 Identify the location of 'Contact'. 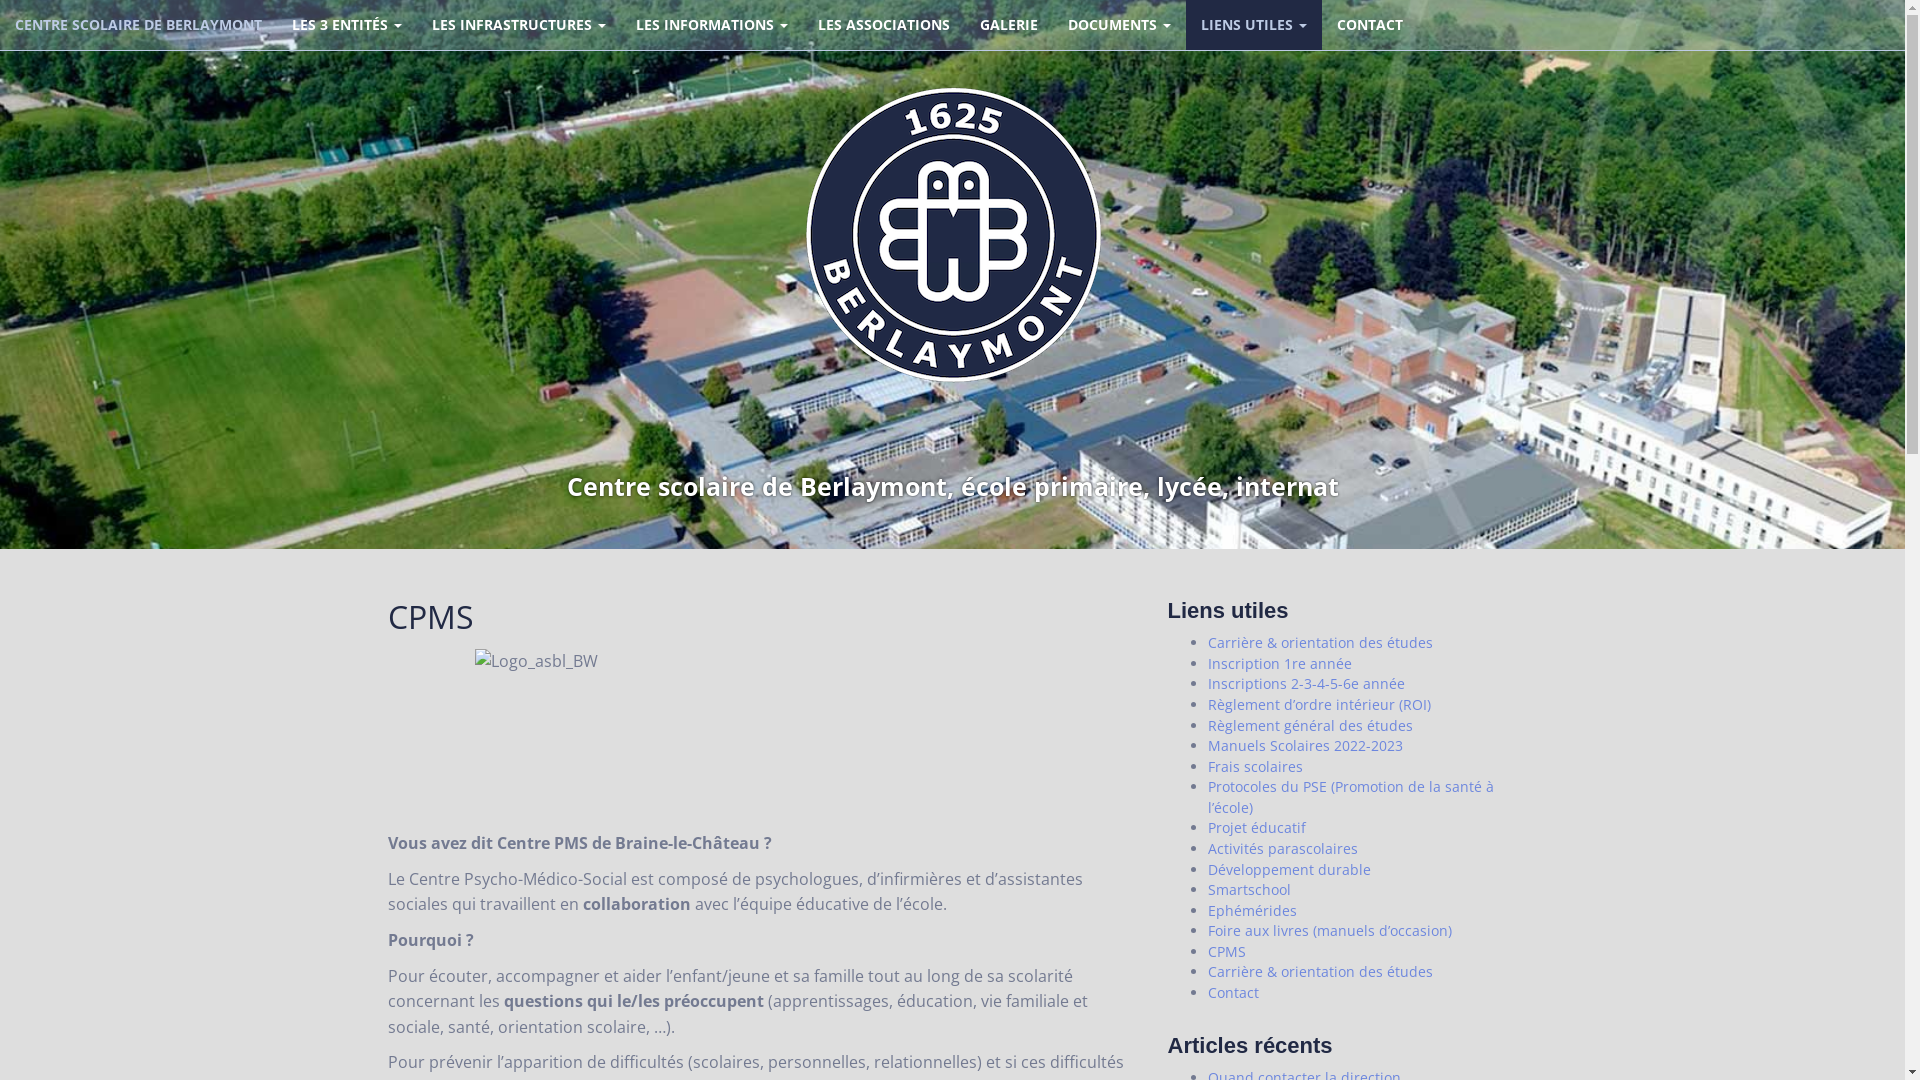
(1207, 992).